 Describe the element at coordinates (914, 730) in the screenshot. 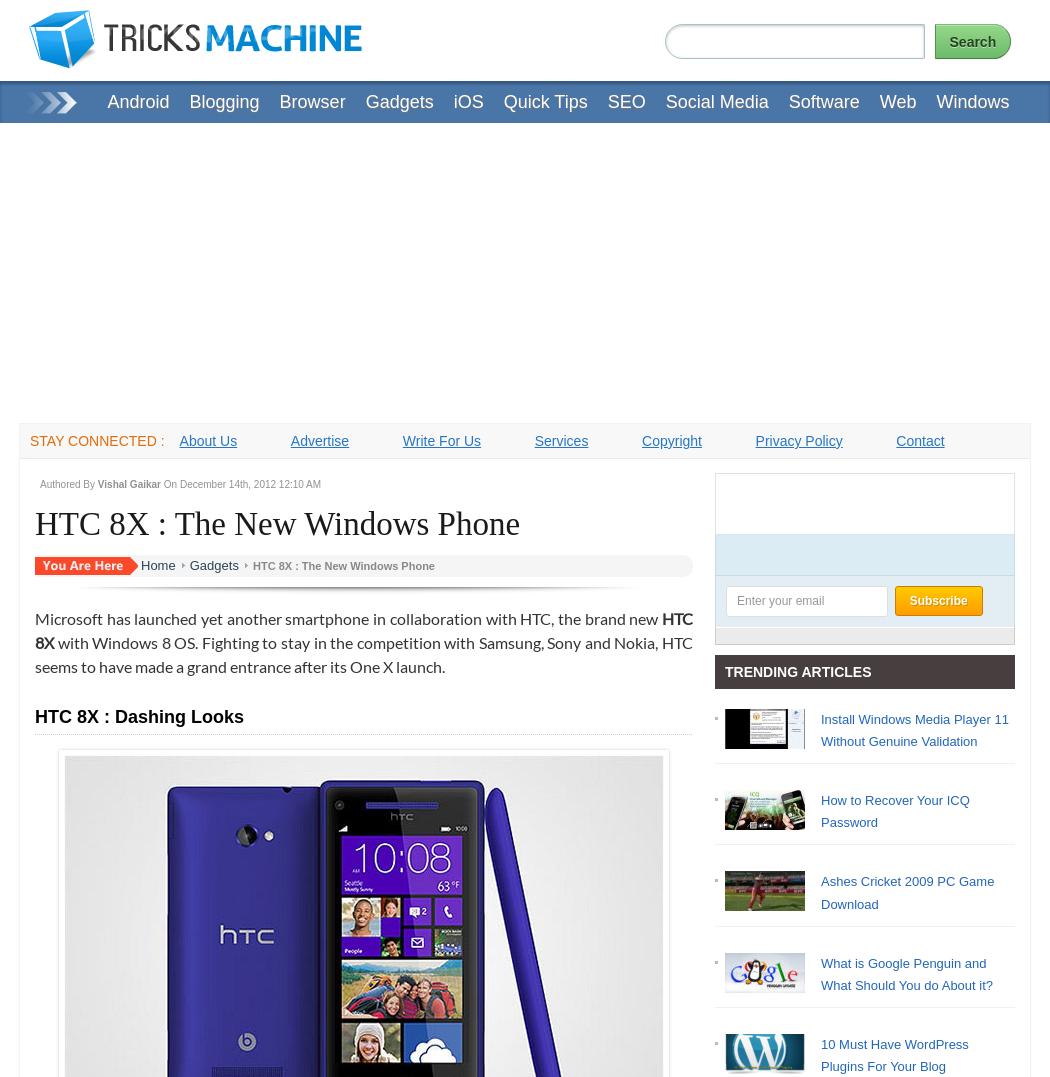

I see `'Install Windows Media Player 11 Without Genuine Validation'` at that location.